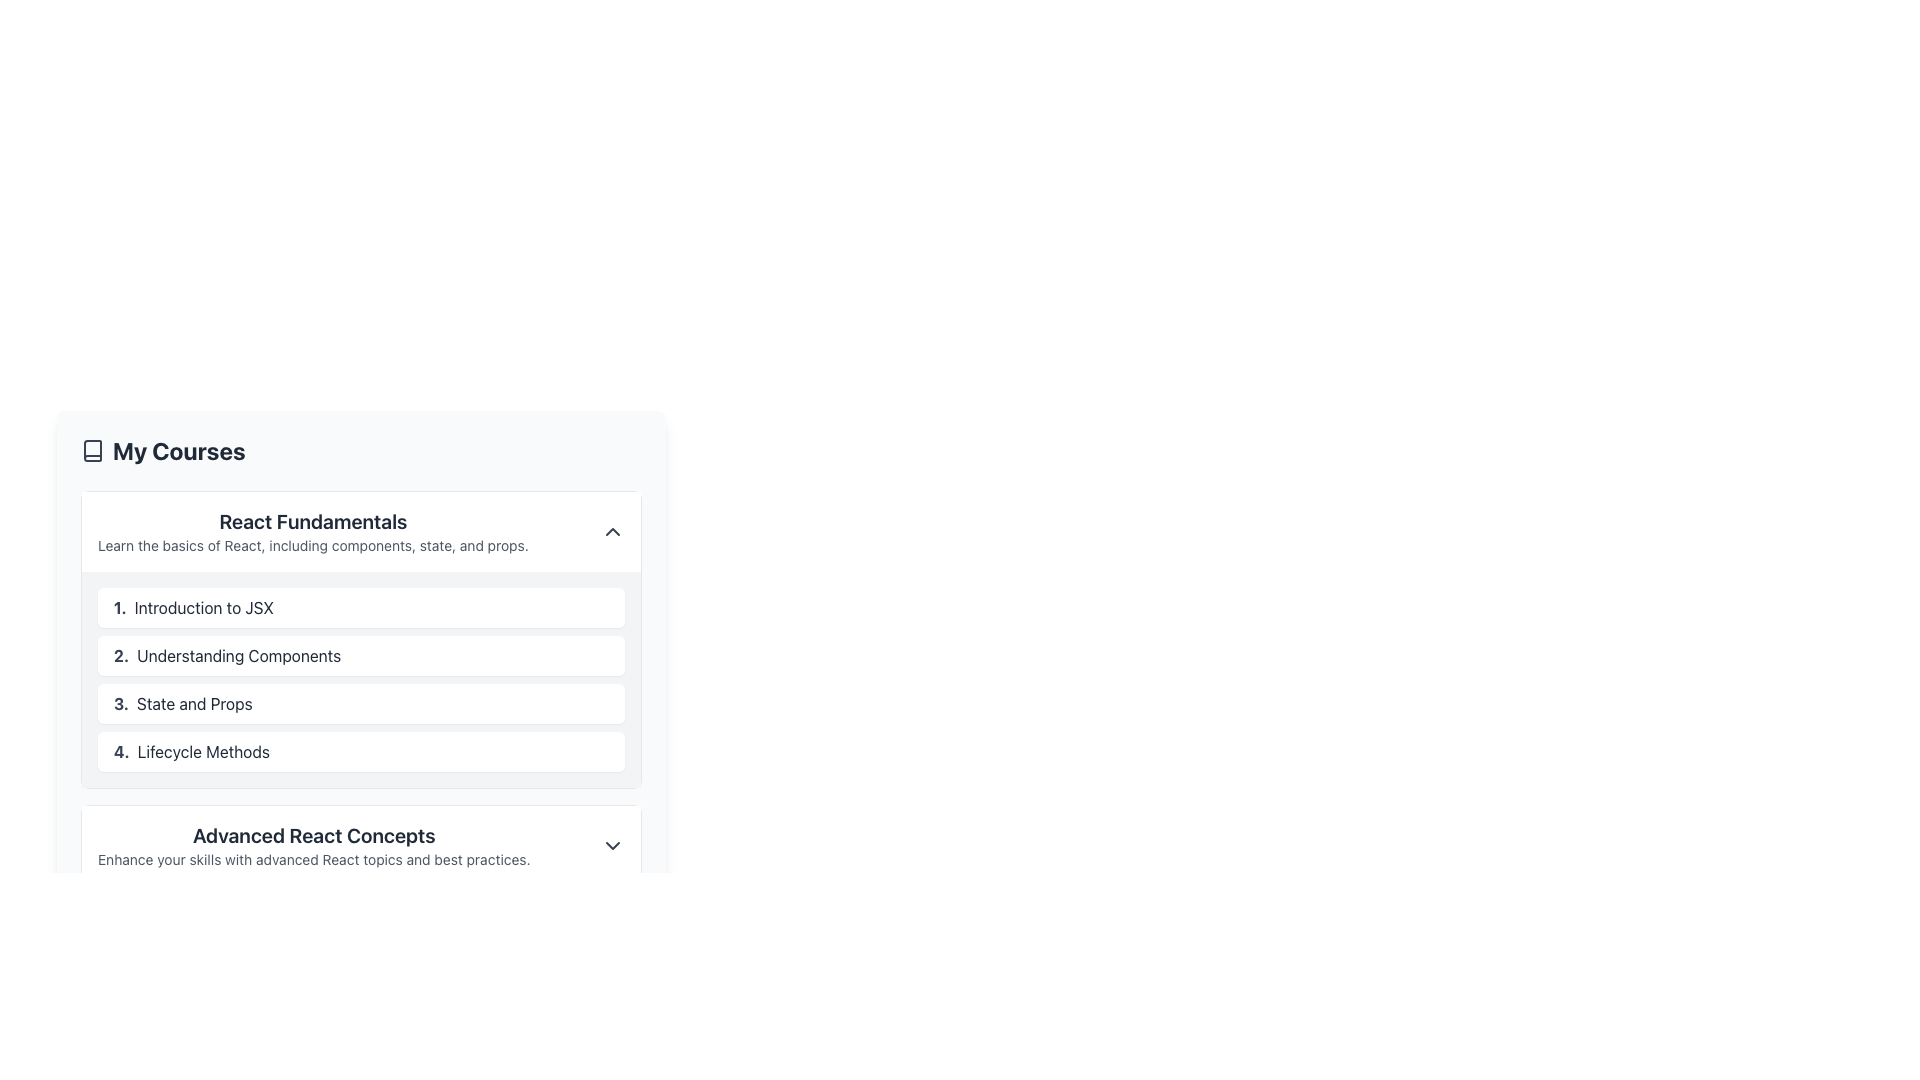 This screenshot has width=1920, height=1080. What do you see at coordinates (361, 640) in the screenshot?
I see `the course topic 'Understanding Components' within the 'React Fundamentals' section, which is the second item` at bounding box center [361, 640].